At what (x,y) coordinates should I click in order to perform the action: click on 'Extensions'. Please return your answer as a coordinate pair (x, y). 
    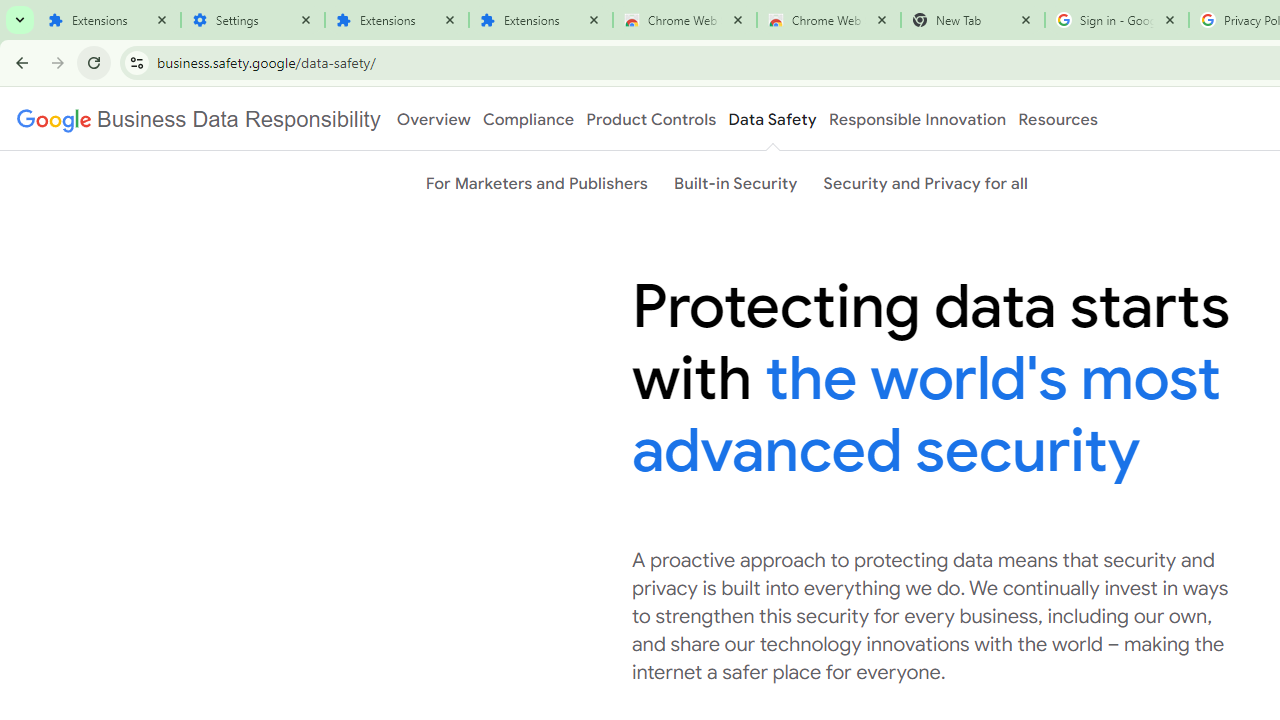
    Looking at the image, I should click on (540, 20).